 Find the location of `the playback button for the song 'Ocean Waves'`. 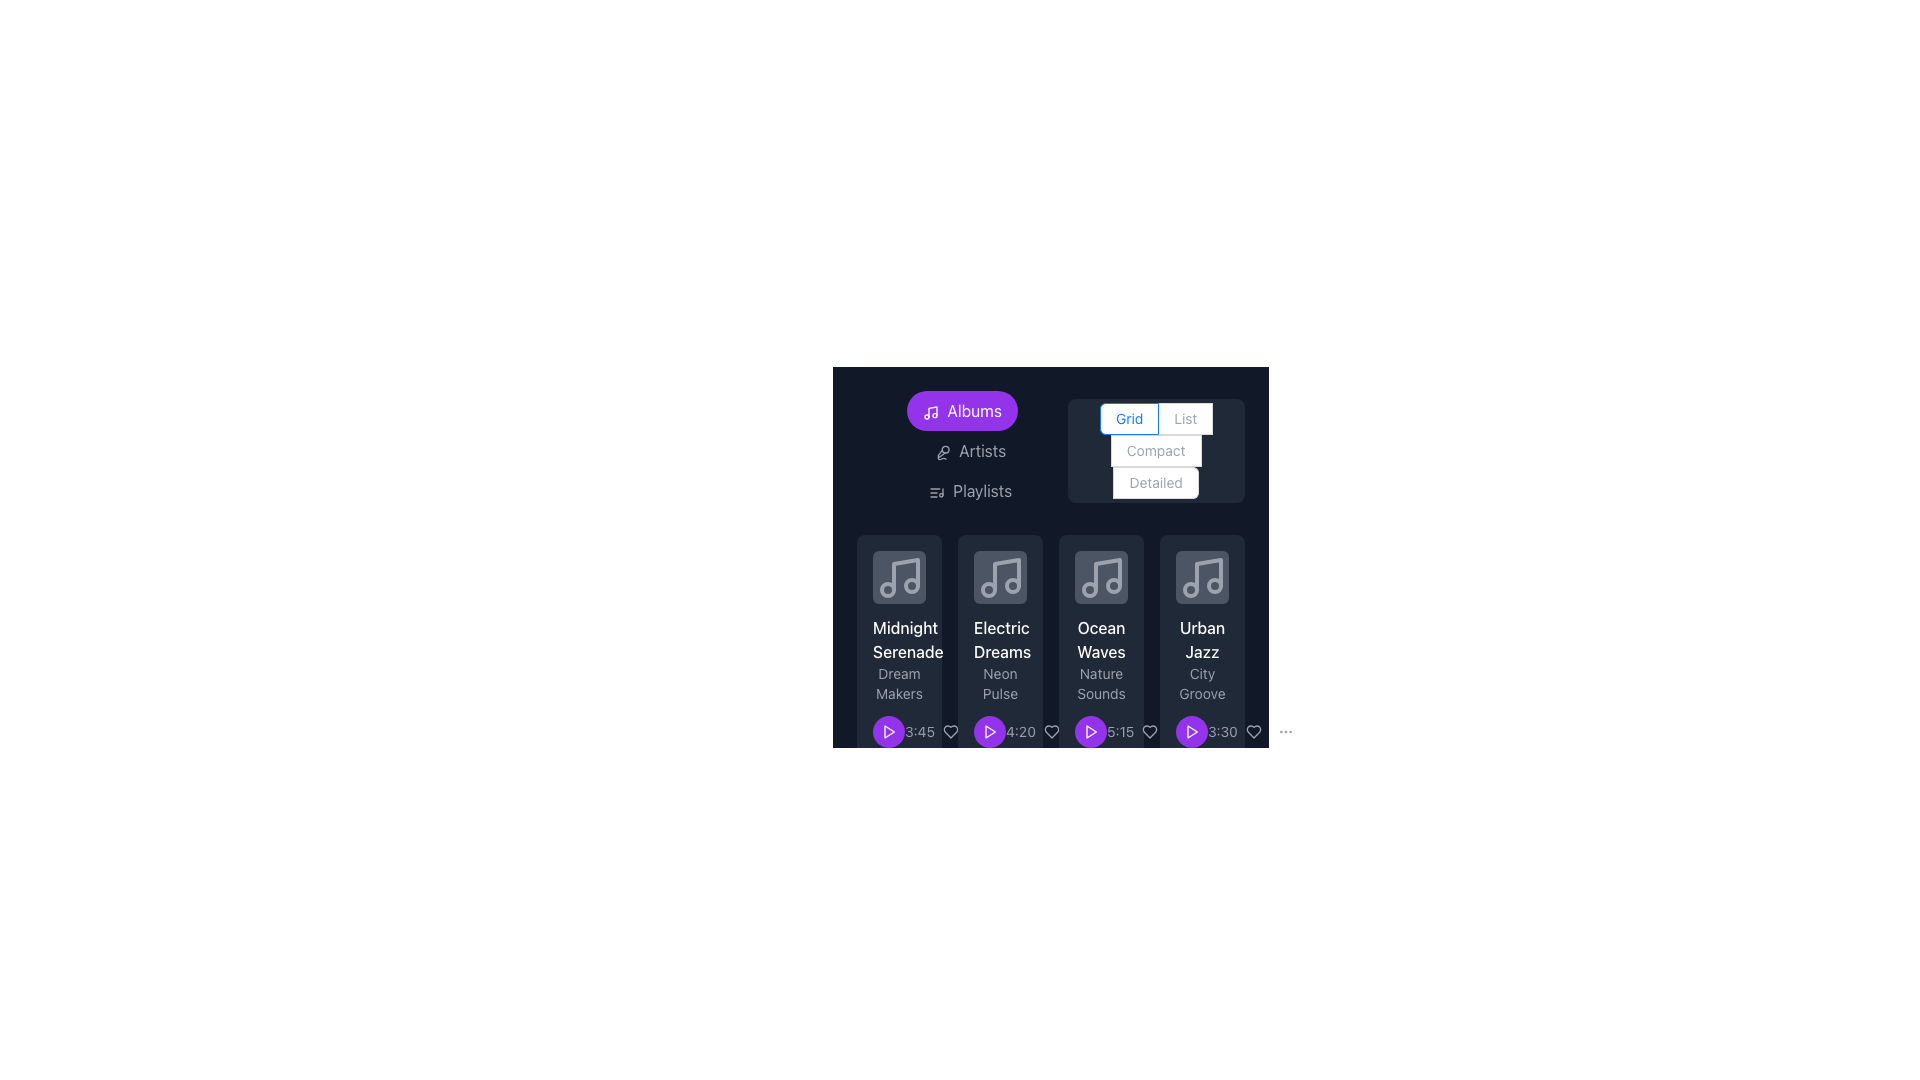

the playback button for the song 'Ocean Waves' is located at coordinates (1089, 732).